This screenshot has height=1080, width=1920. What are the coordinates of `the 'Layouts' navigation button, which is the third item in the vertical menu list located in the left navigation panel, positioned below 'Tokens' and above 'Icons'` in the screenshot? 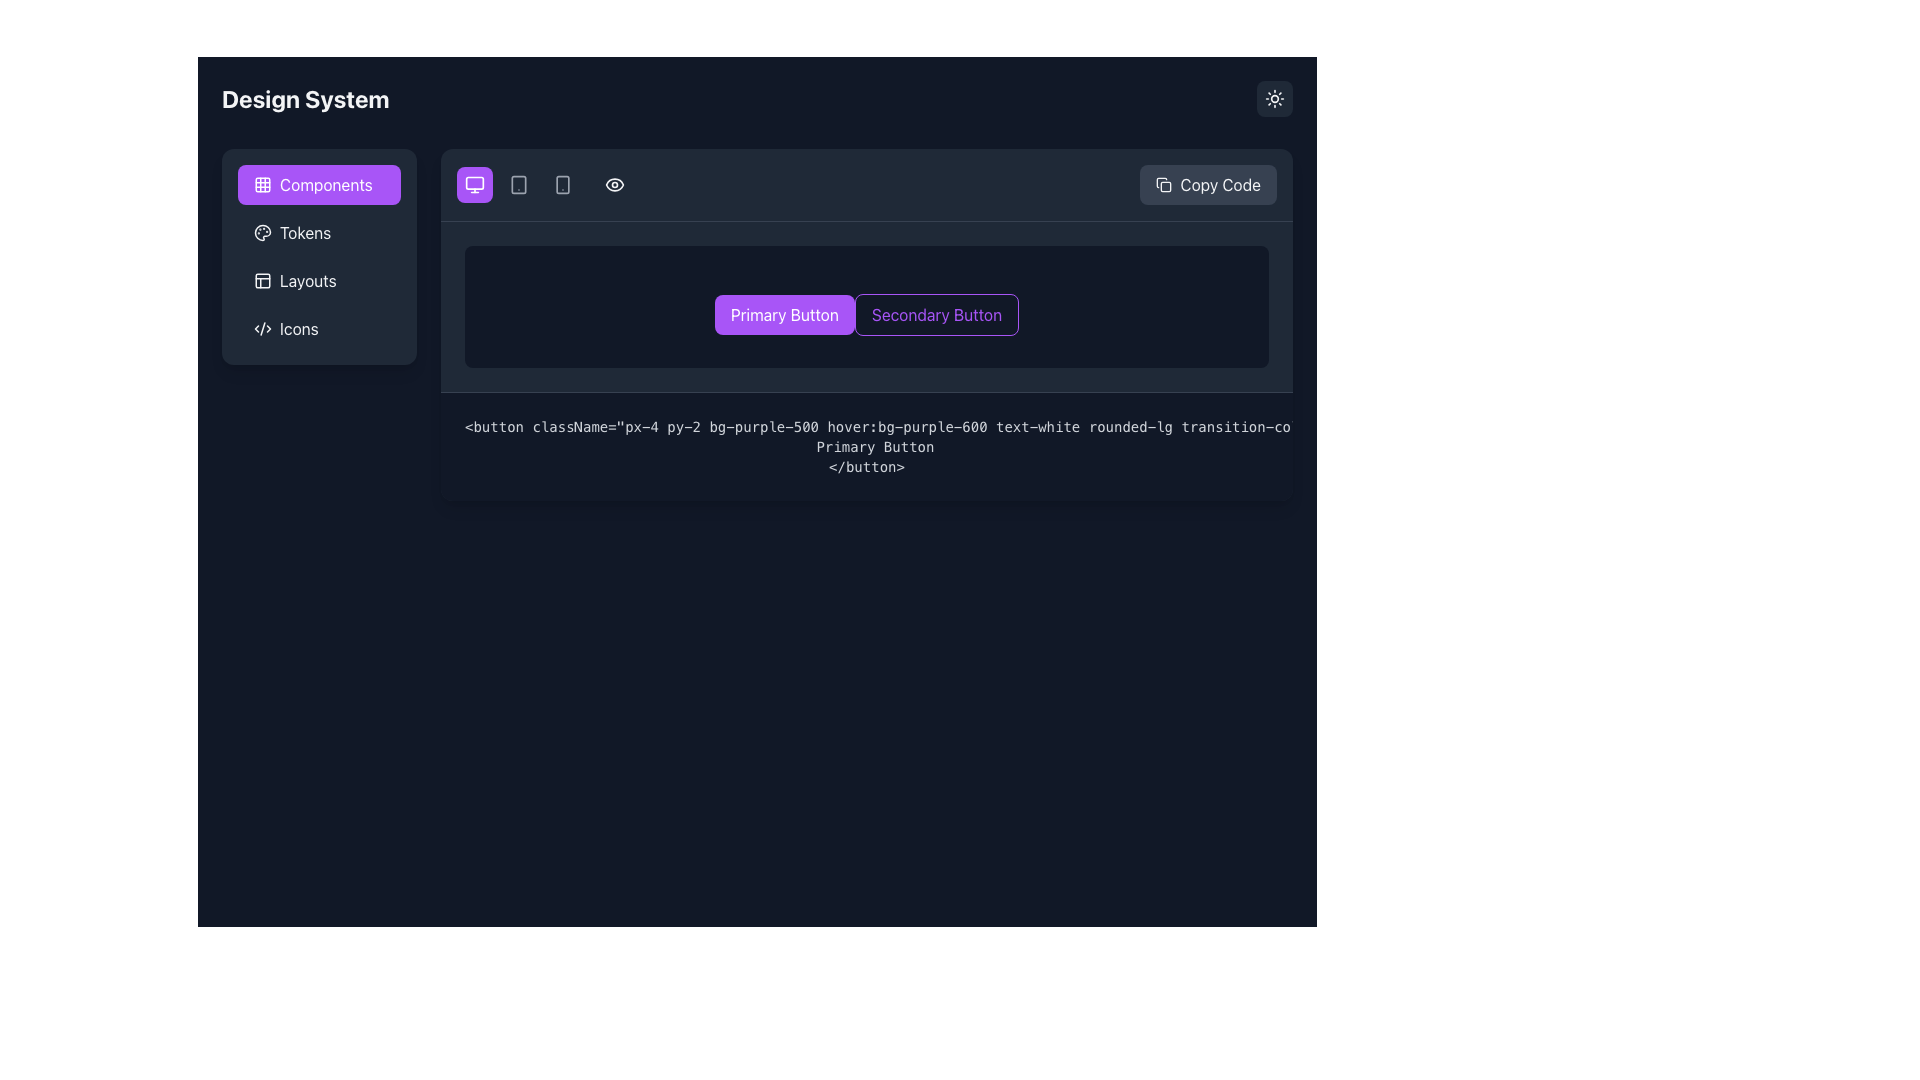 It's located at (318, 281).